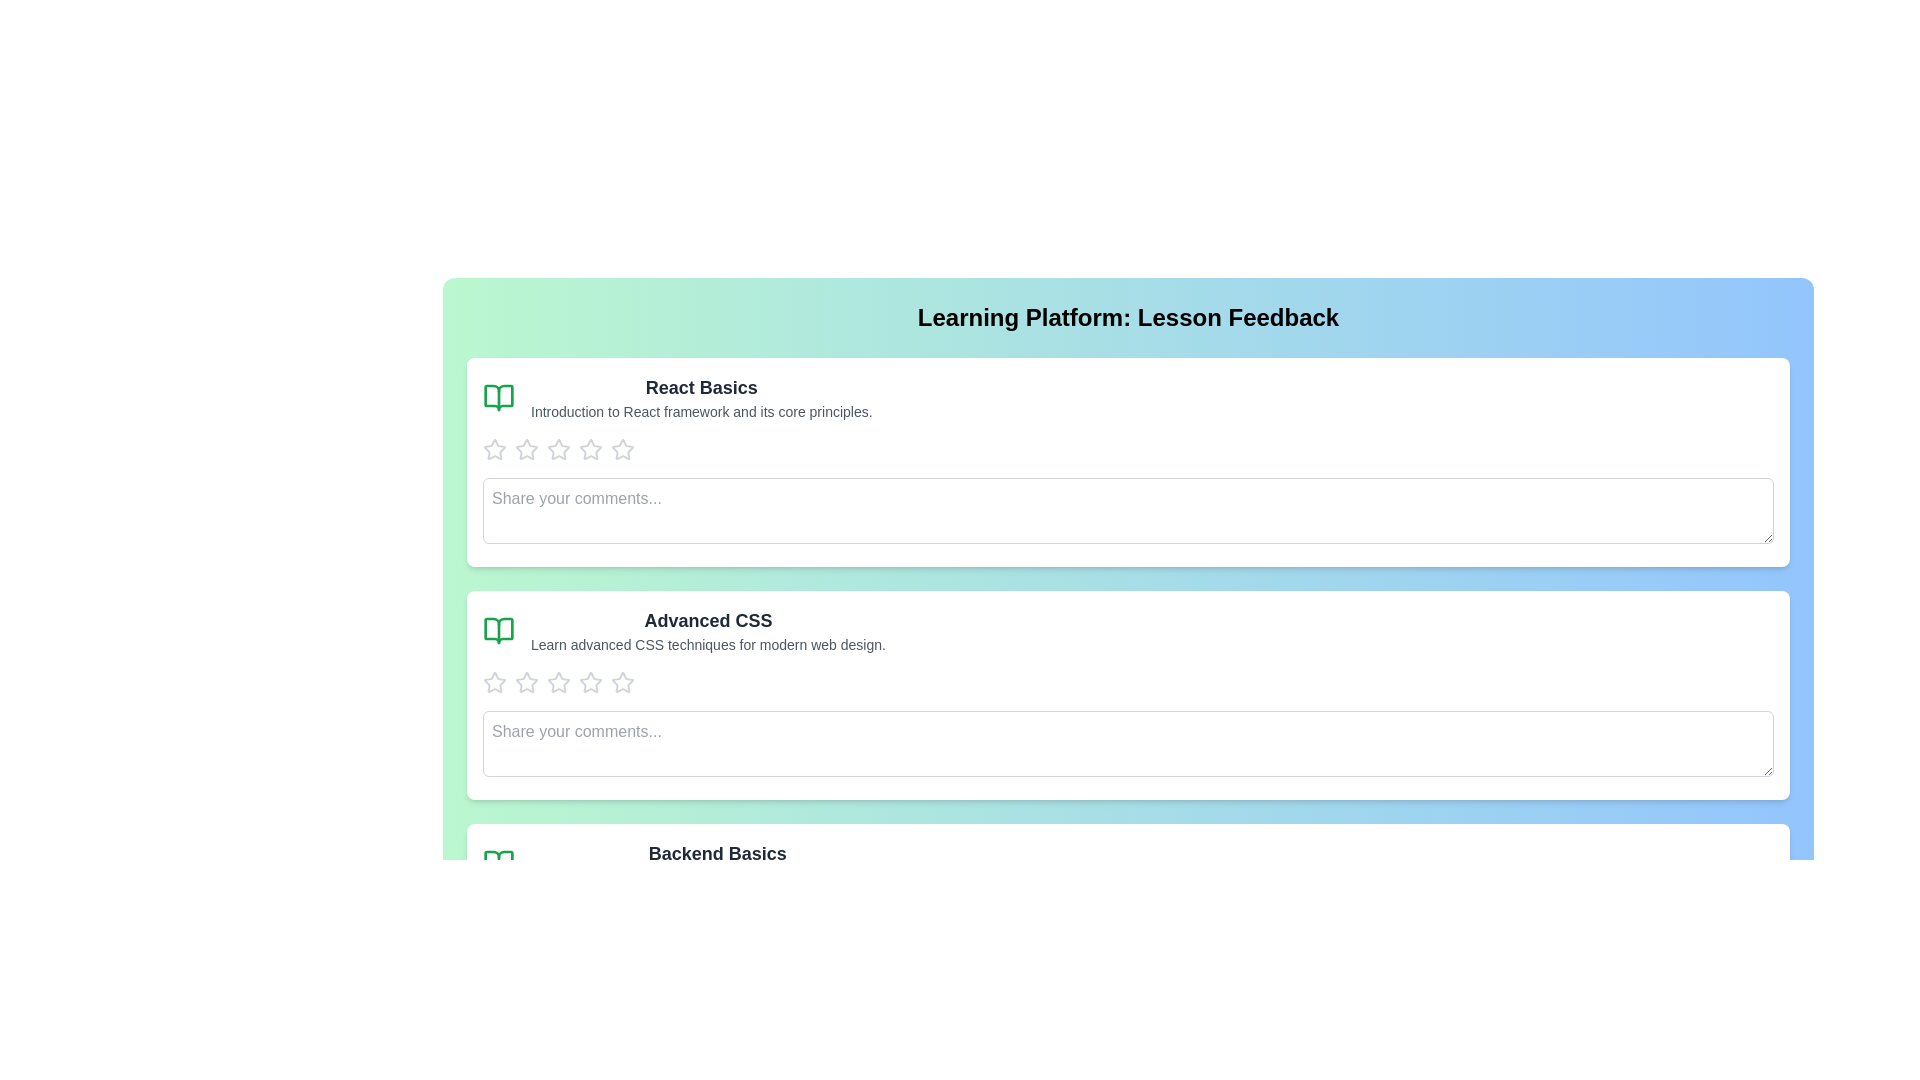 The height and width of the screenshot is (1080, 1920). I want to click on the static text that reads 'Introduction to React framework and its core principles.', which is styled in a smaller font size and lighter gray color, located below the title 'React Basics' and to the right of a book icon, so click(701, 411).